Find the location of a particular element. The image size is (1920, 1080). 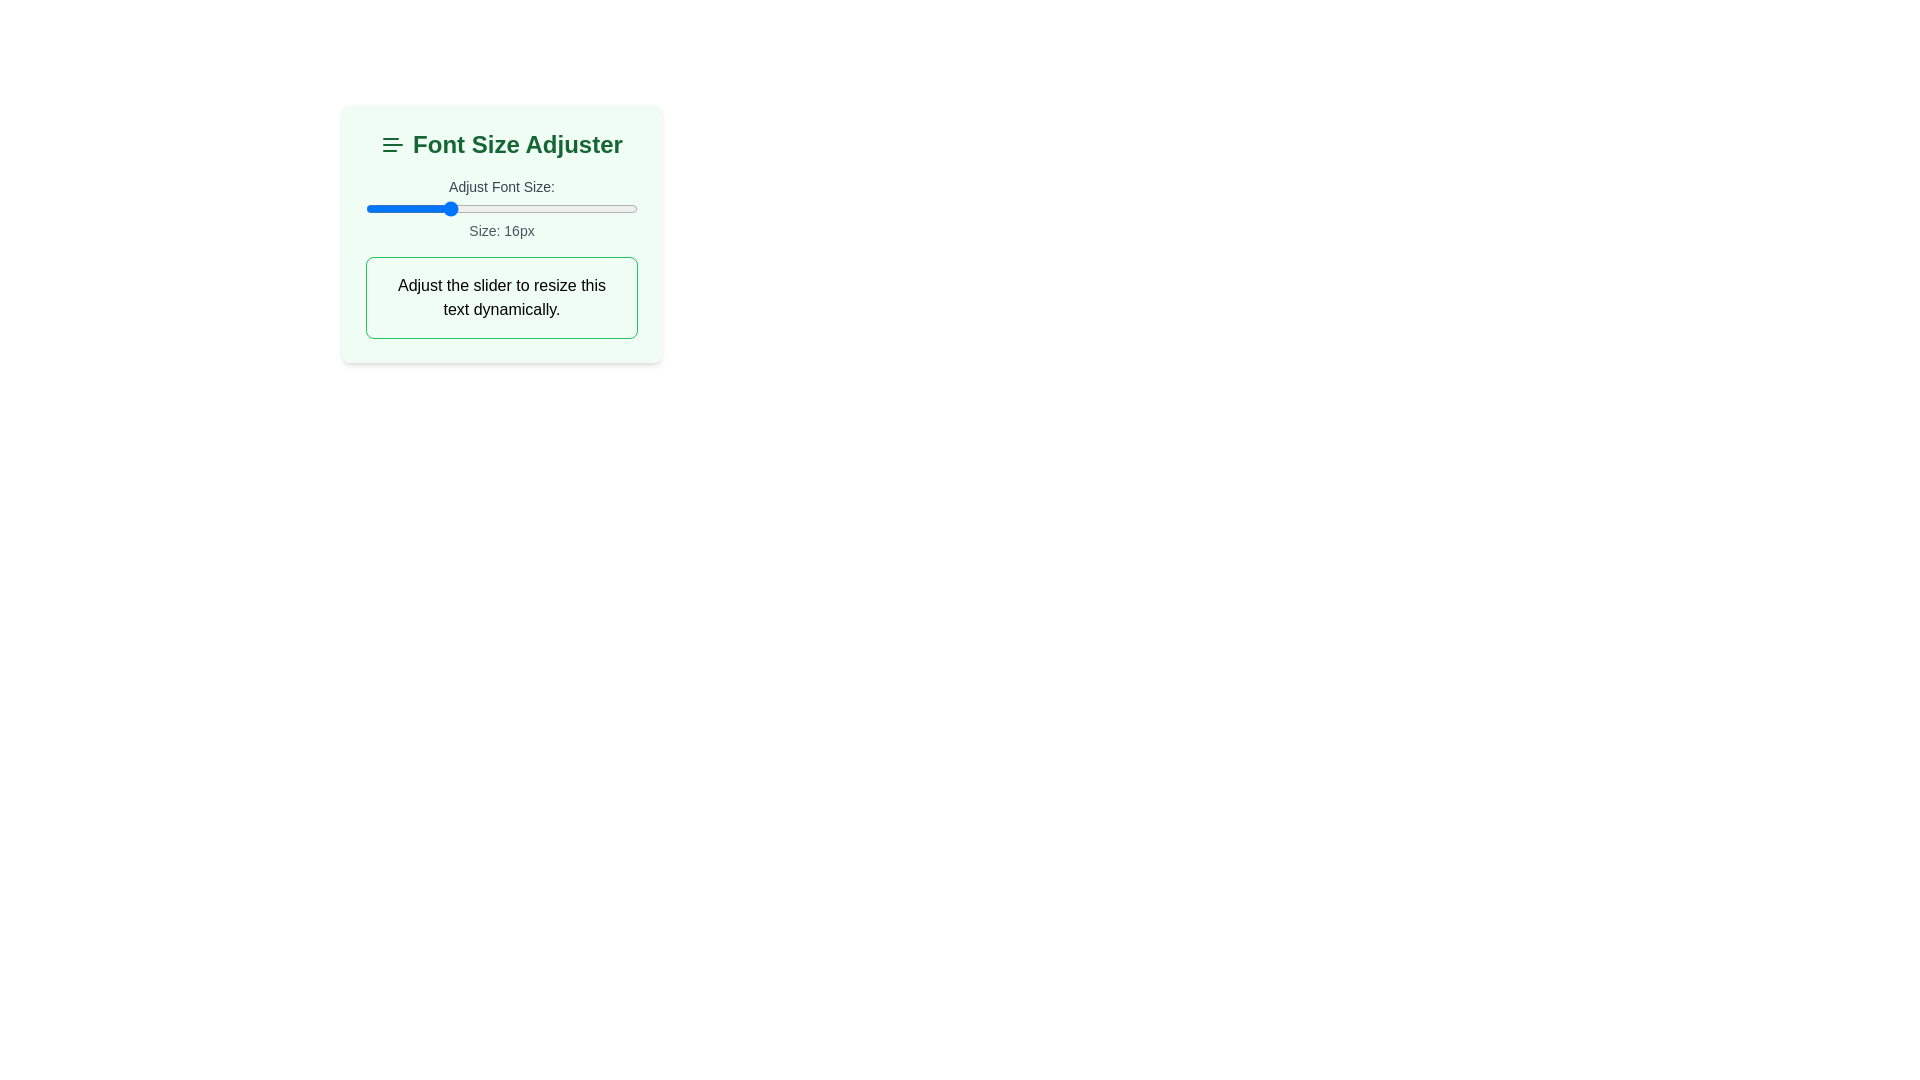

the slider to set the font size to 22 px is located at coordinates (529, 208).